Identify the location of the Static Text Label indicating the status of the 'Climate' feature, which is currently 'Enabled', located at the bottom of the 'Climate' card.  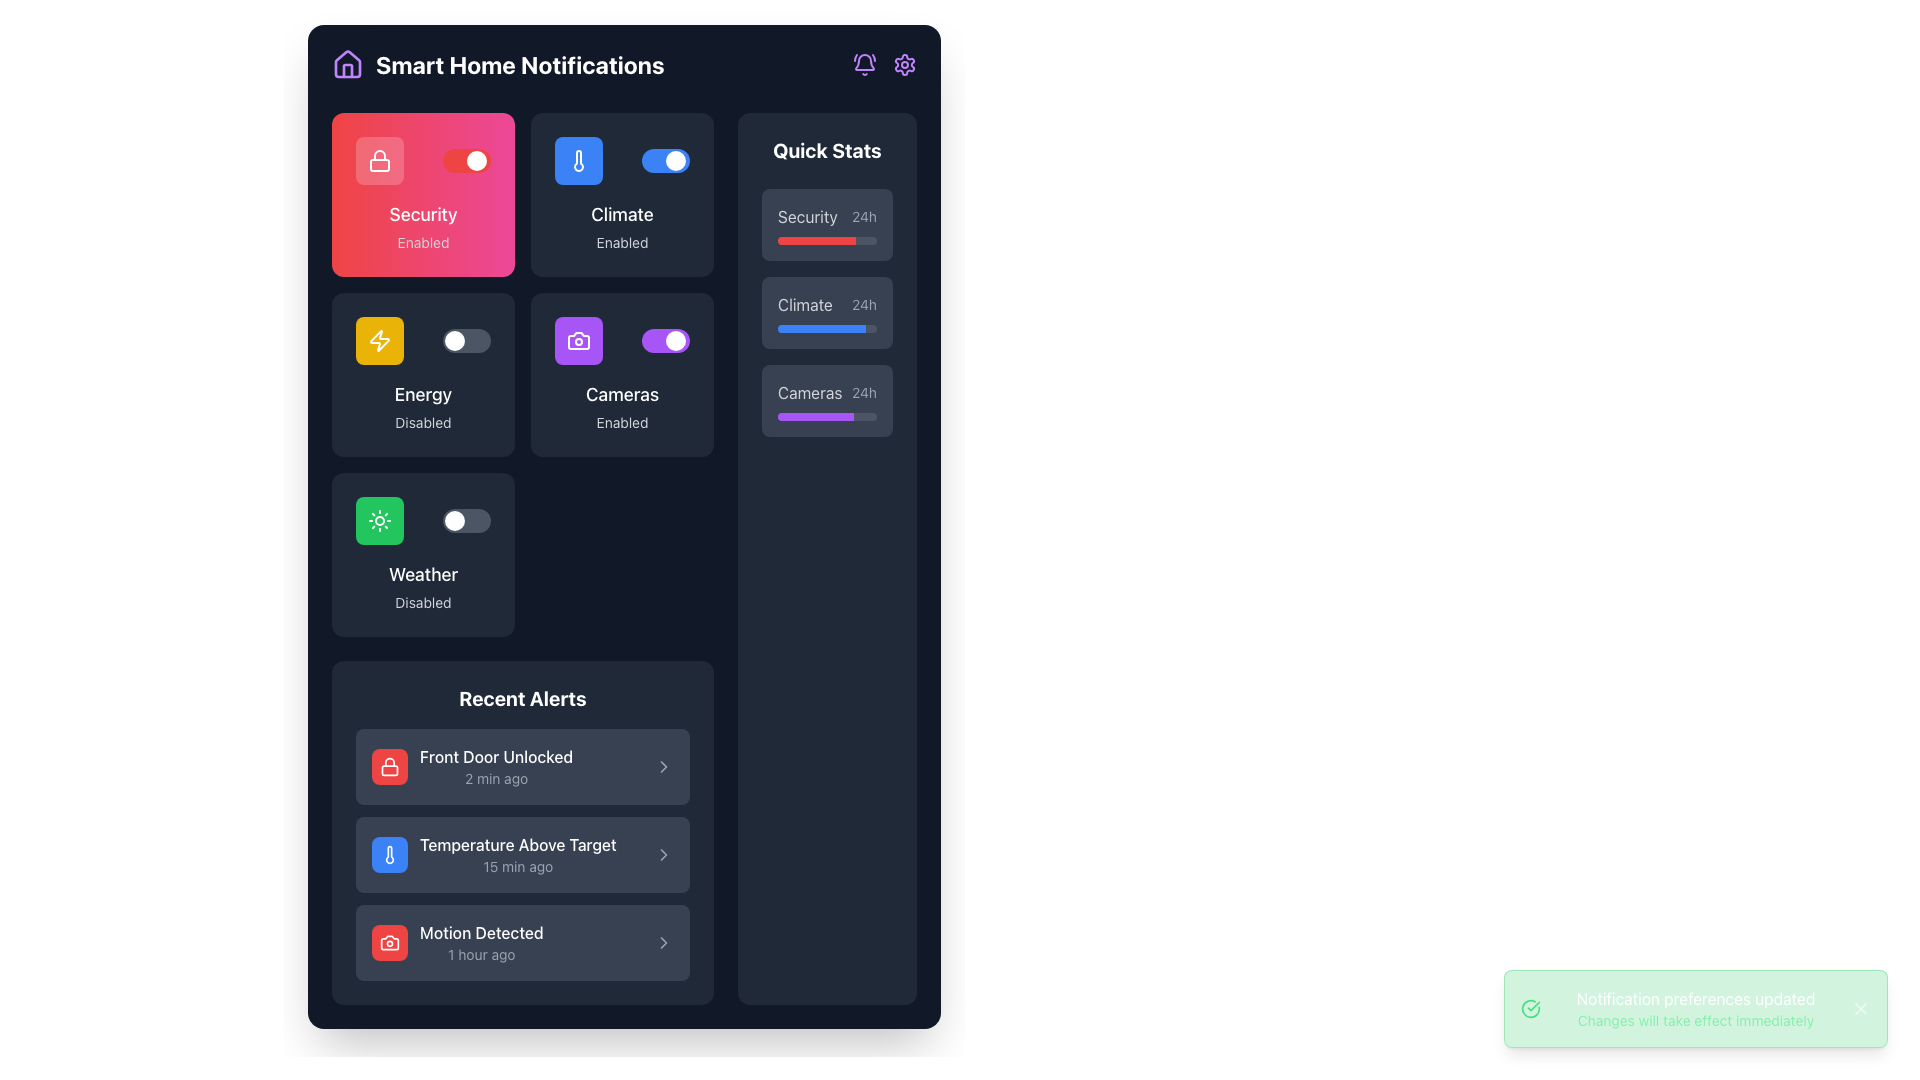
(621, 242).